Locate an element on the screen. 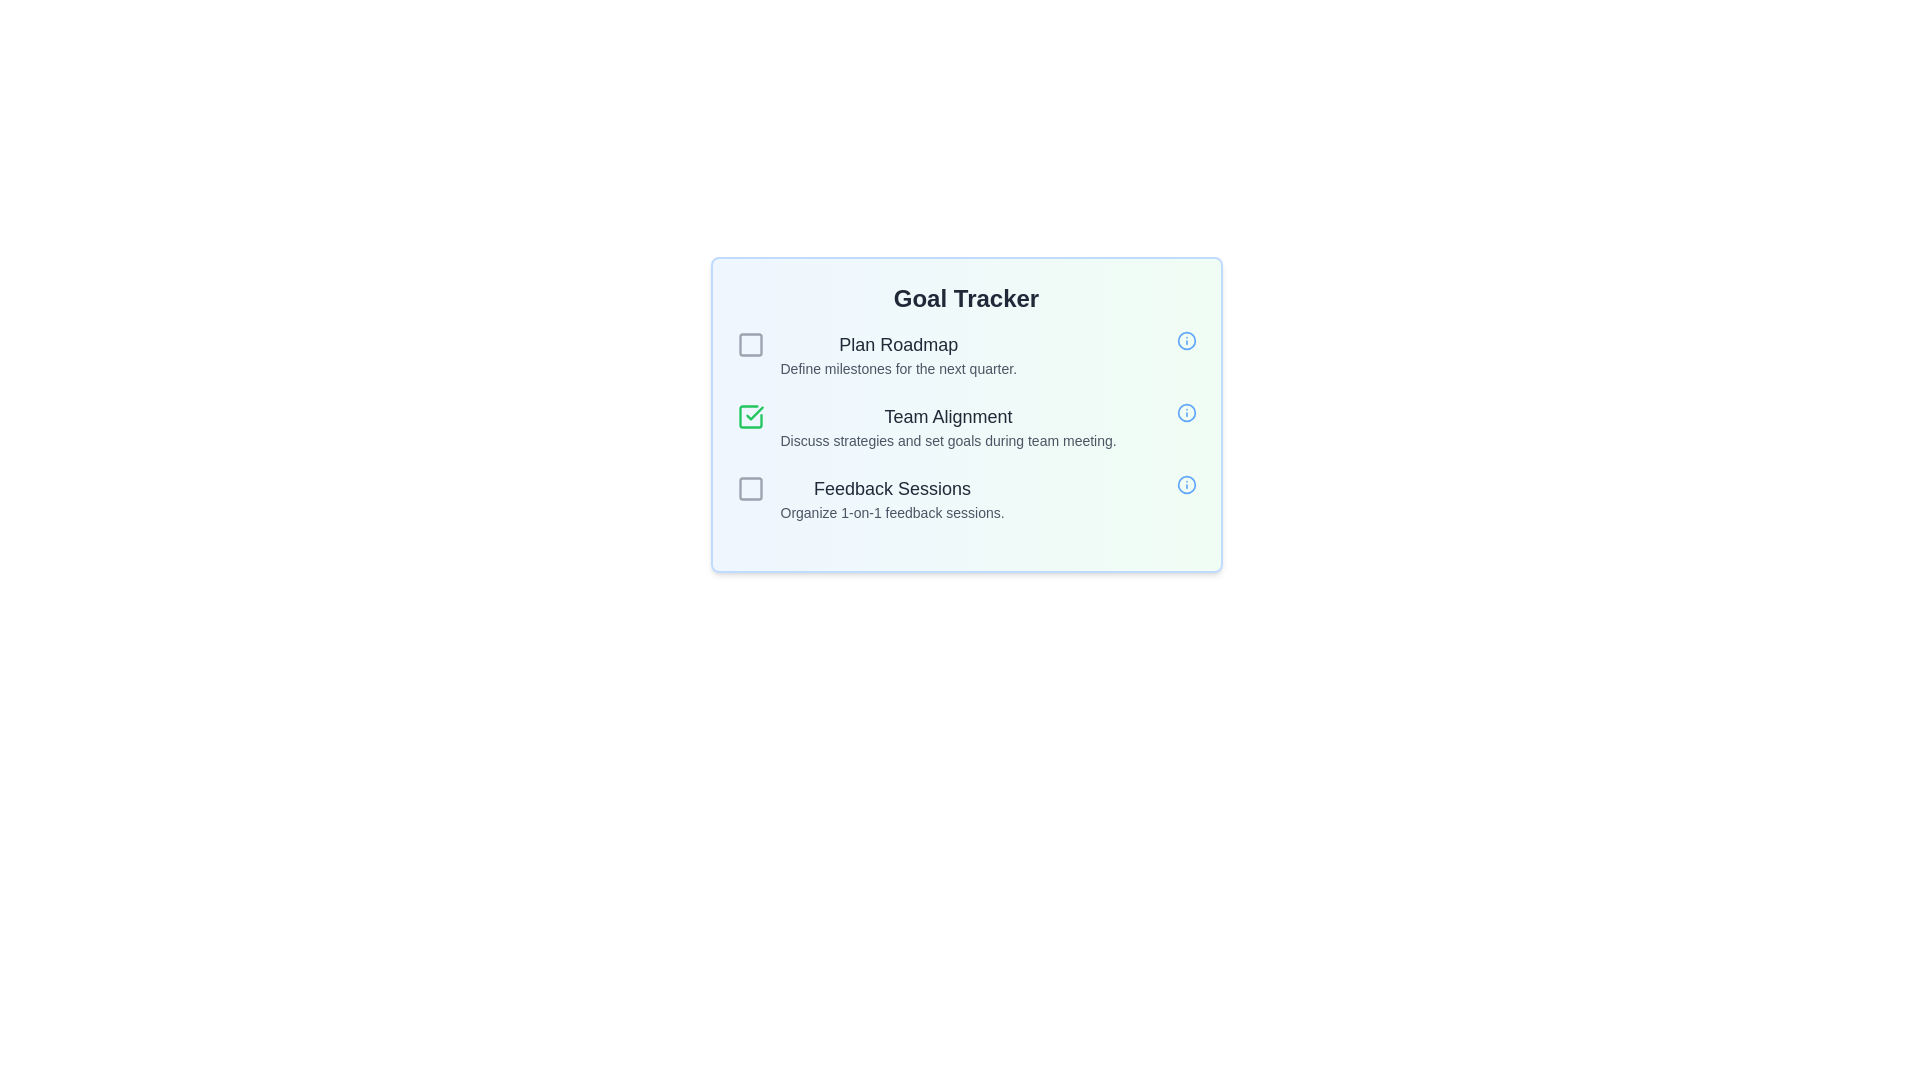 The image size is (1920, 1080). the textual heading 'Plan Roadmap' located within the task item block in the Goal Tracker section, styled with a larger font size, bold weight, and dark gray color is located at coordinates (897, 343).